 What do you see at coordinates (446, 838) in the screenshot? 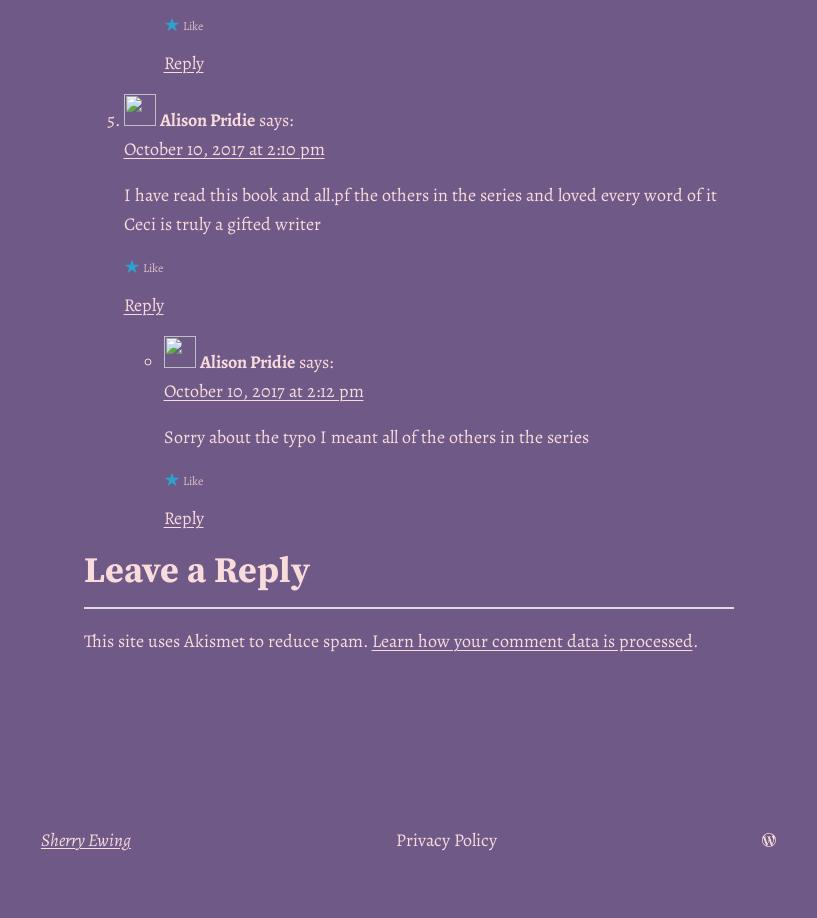
I see `'Privacy Policy'` at bounding box center [446, 838].